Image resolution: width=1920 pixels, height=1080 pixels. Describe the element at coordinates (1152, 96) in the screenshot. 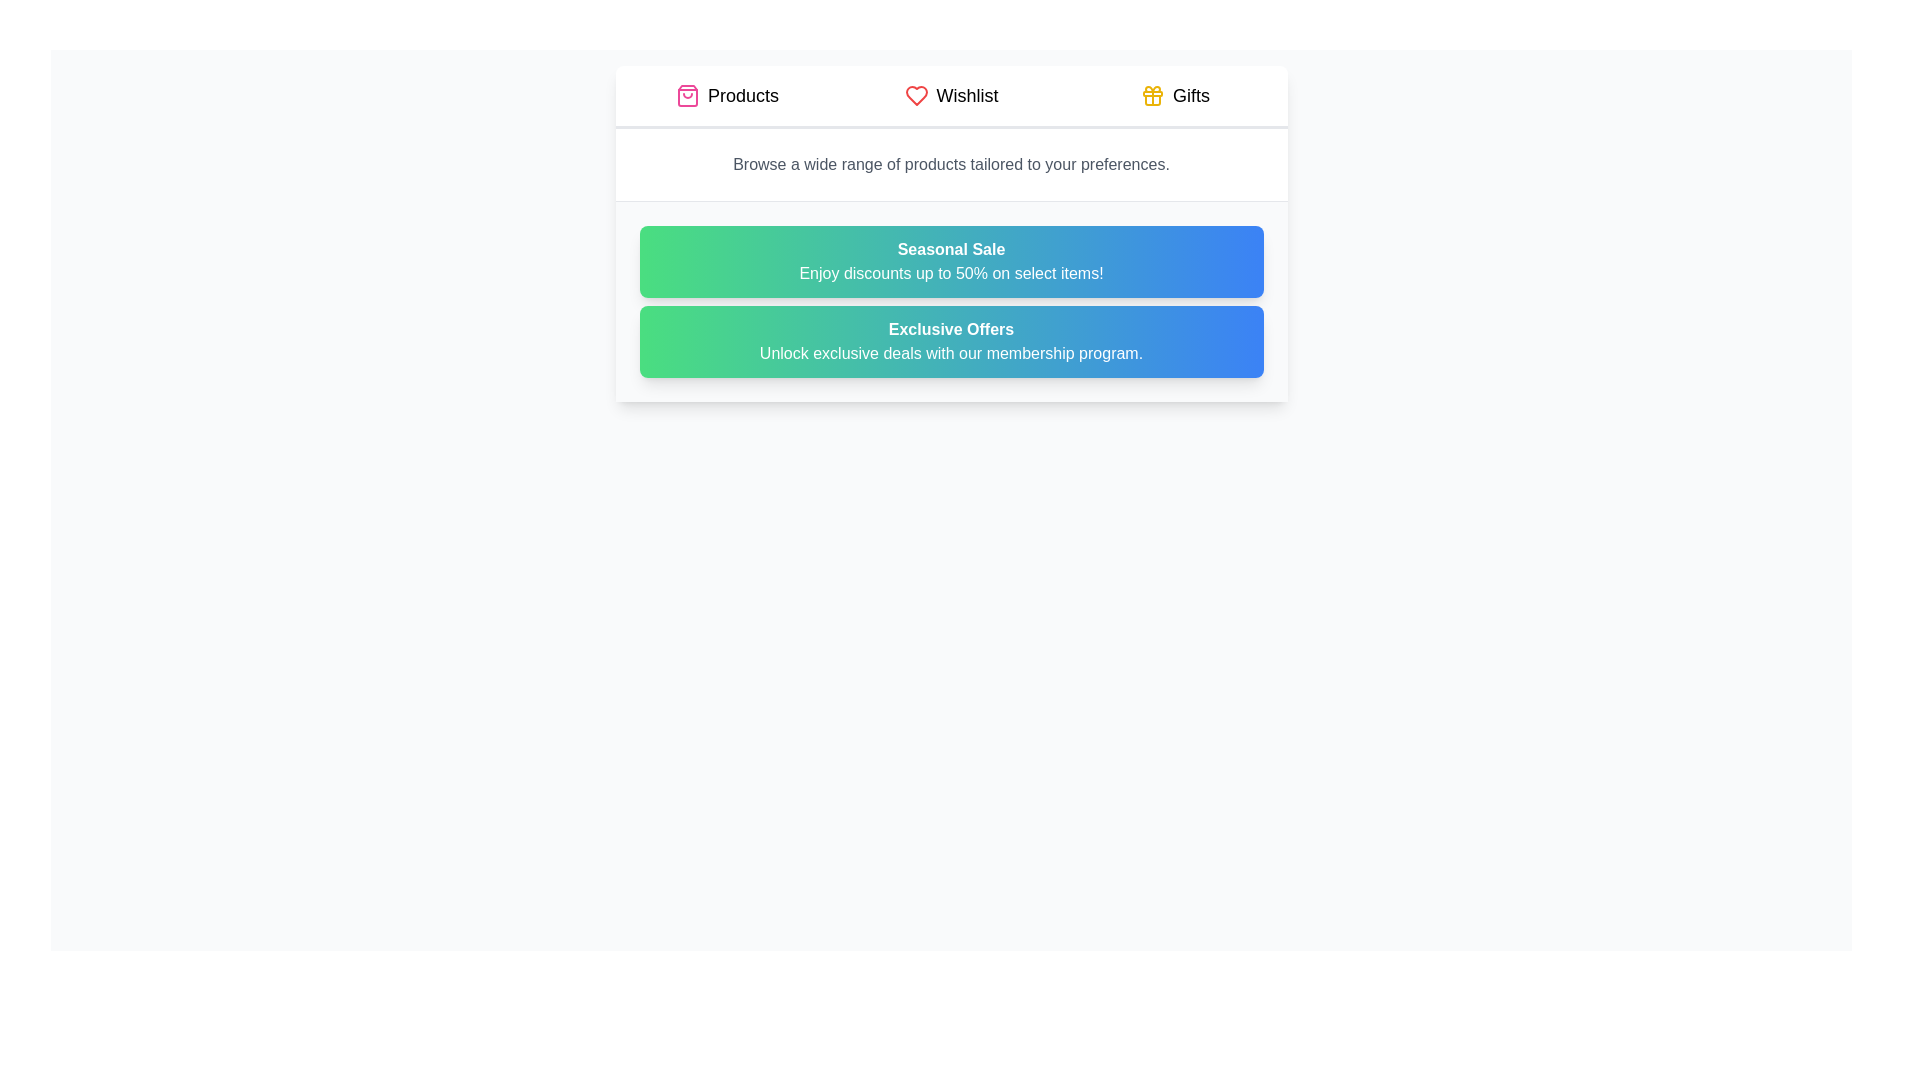

I see `the decorative icon for the Gifts tab` at that location.